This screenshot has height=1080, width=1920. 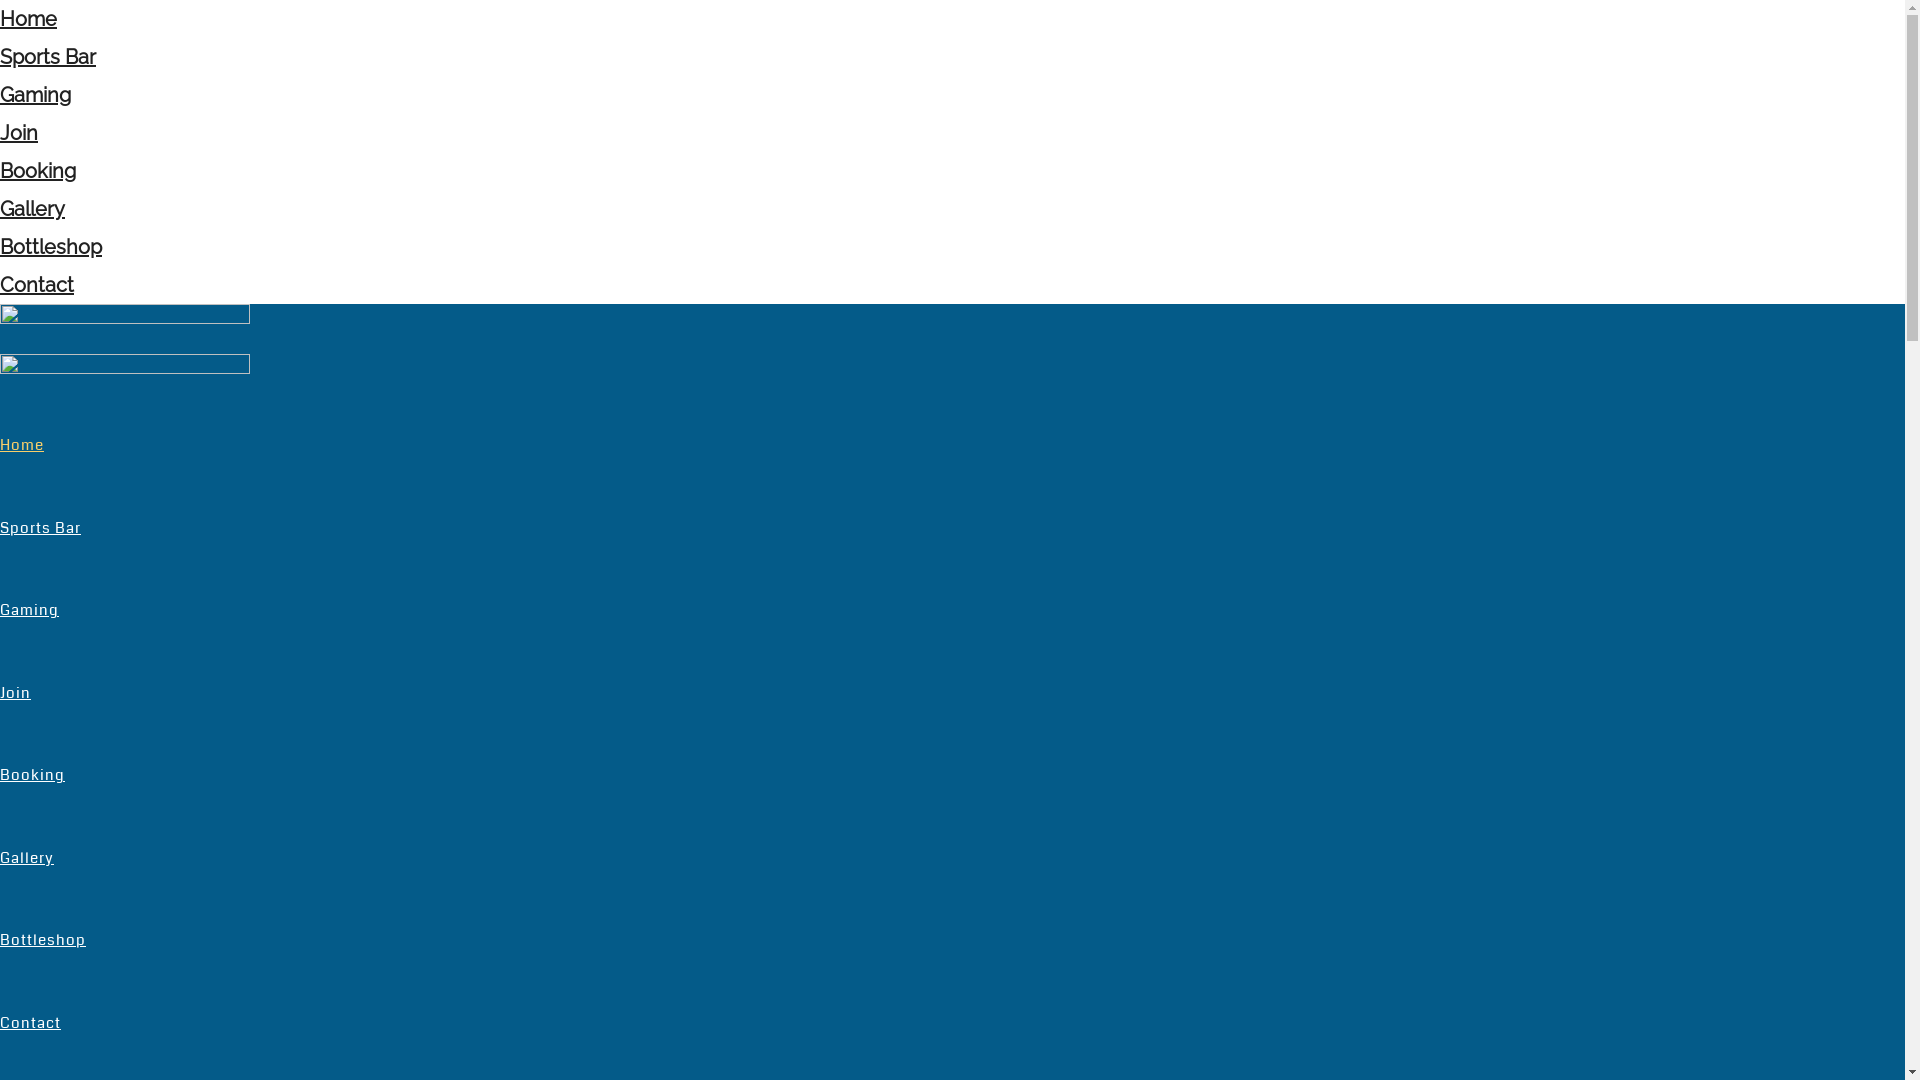 I want to click on 'Join', so click(x=15, y=692).